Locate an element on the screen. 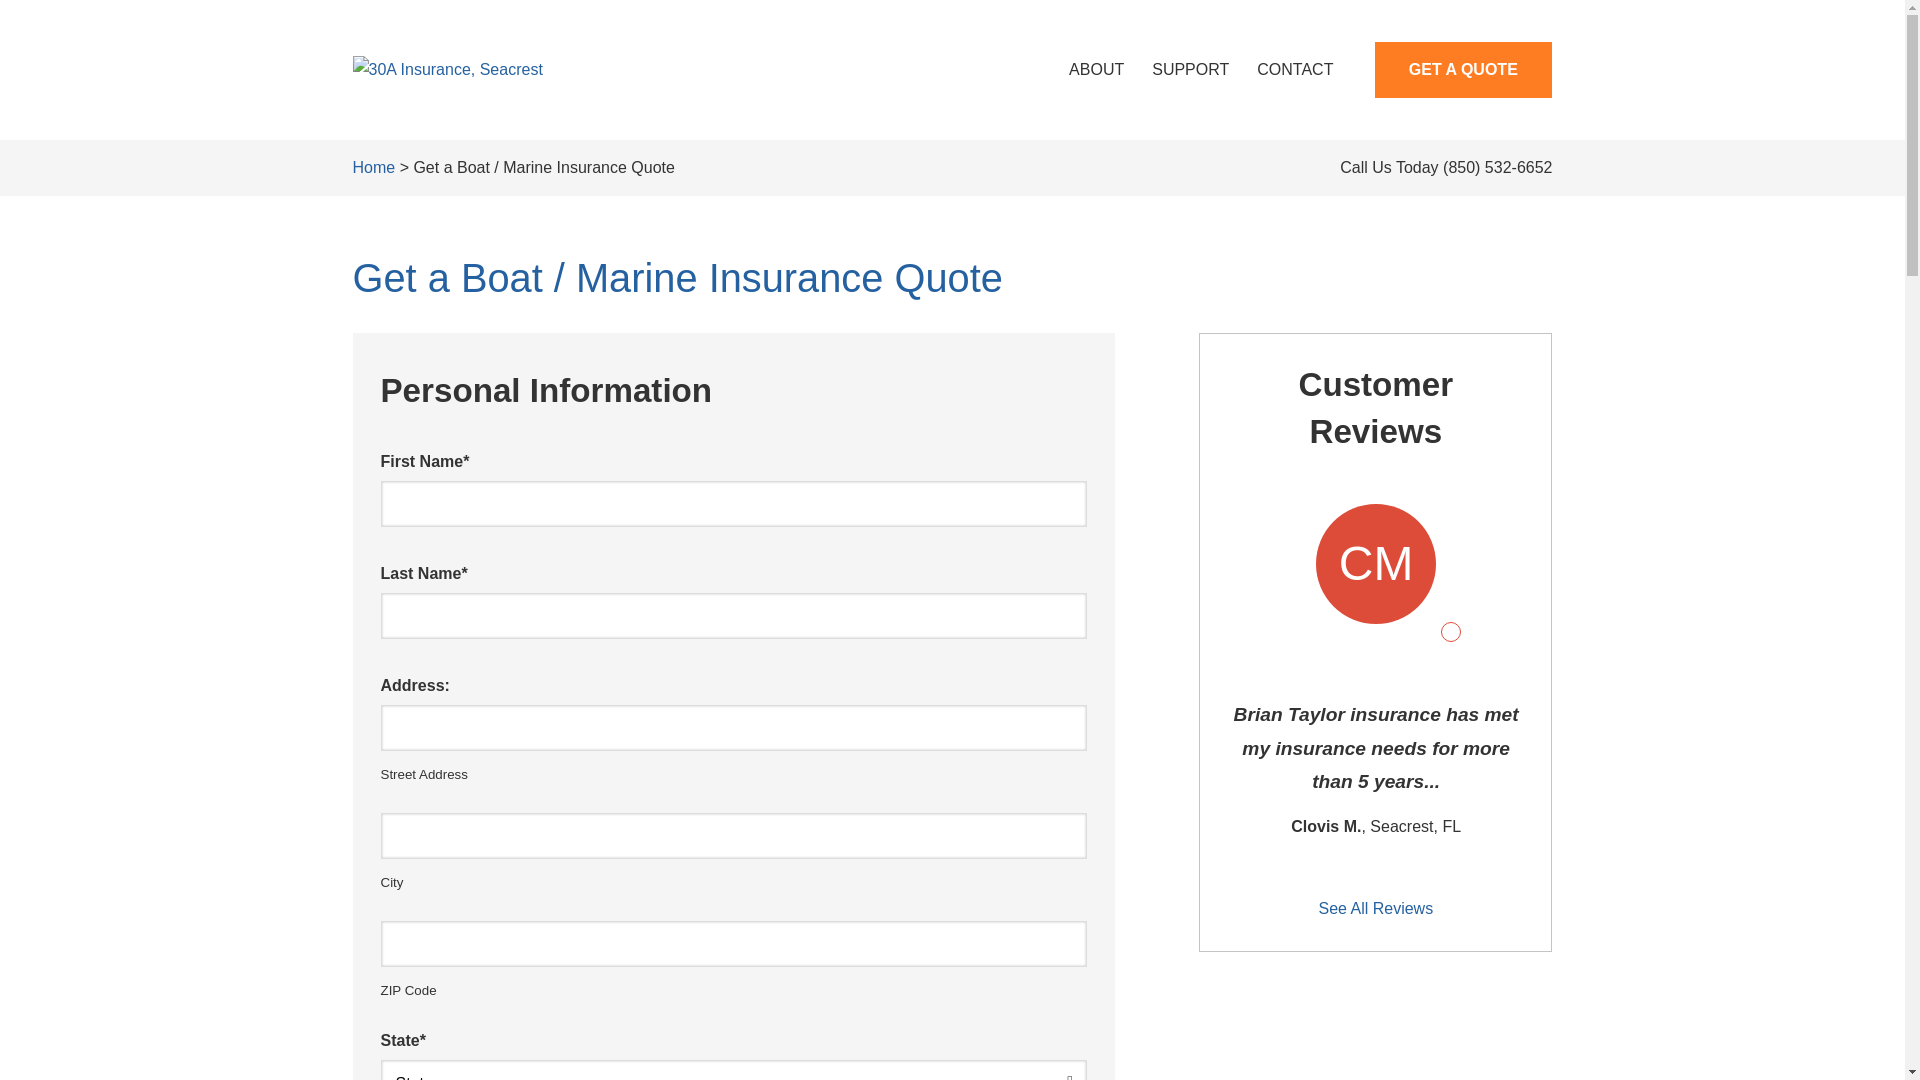 This screenshot has height=1080, width=1920. 'Home' is located at coordinates (373, 166).